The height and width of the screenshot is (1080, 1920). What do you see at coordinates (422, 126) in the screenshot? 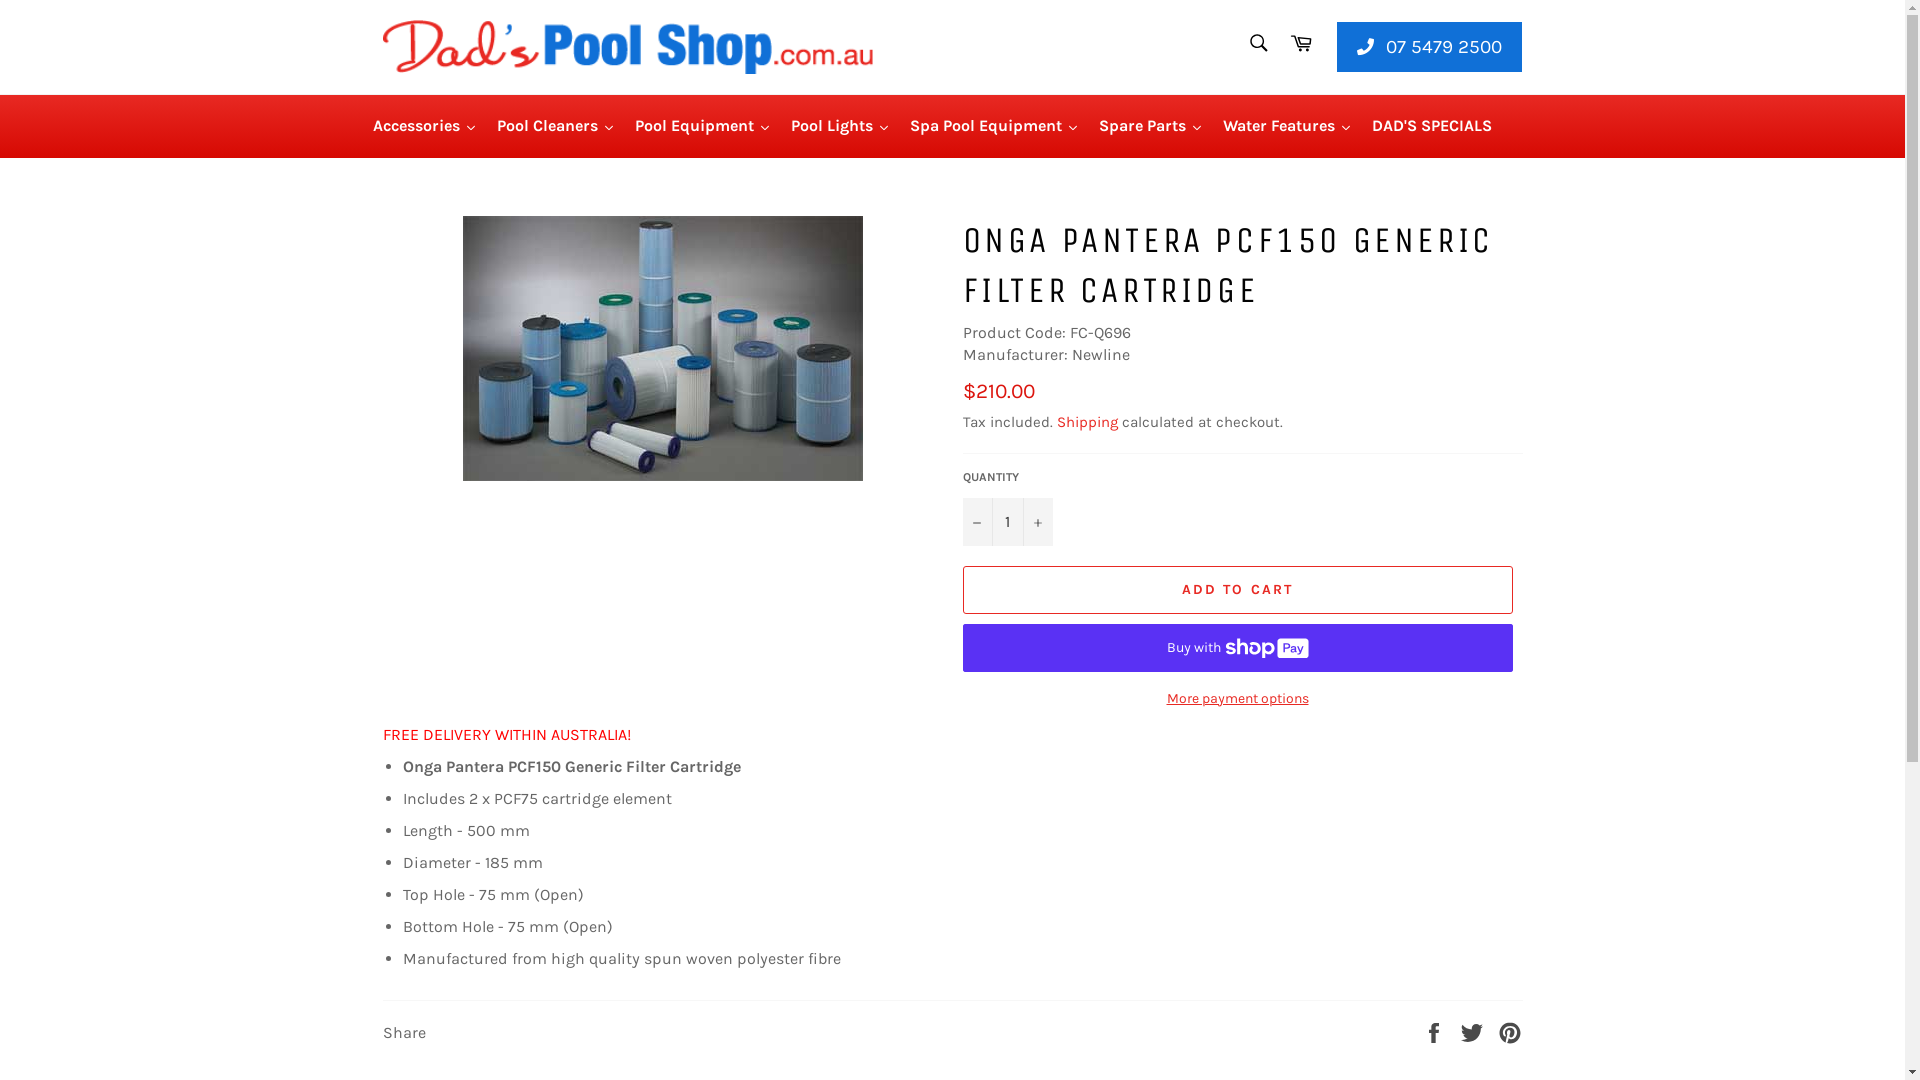
I see `'Accessories'` at bounding box center [422, 126].